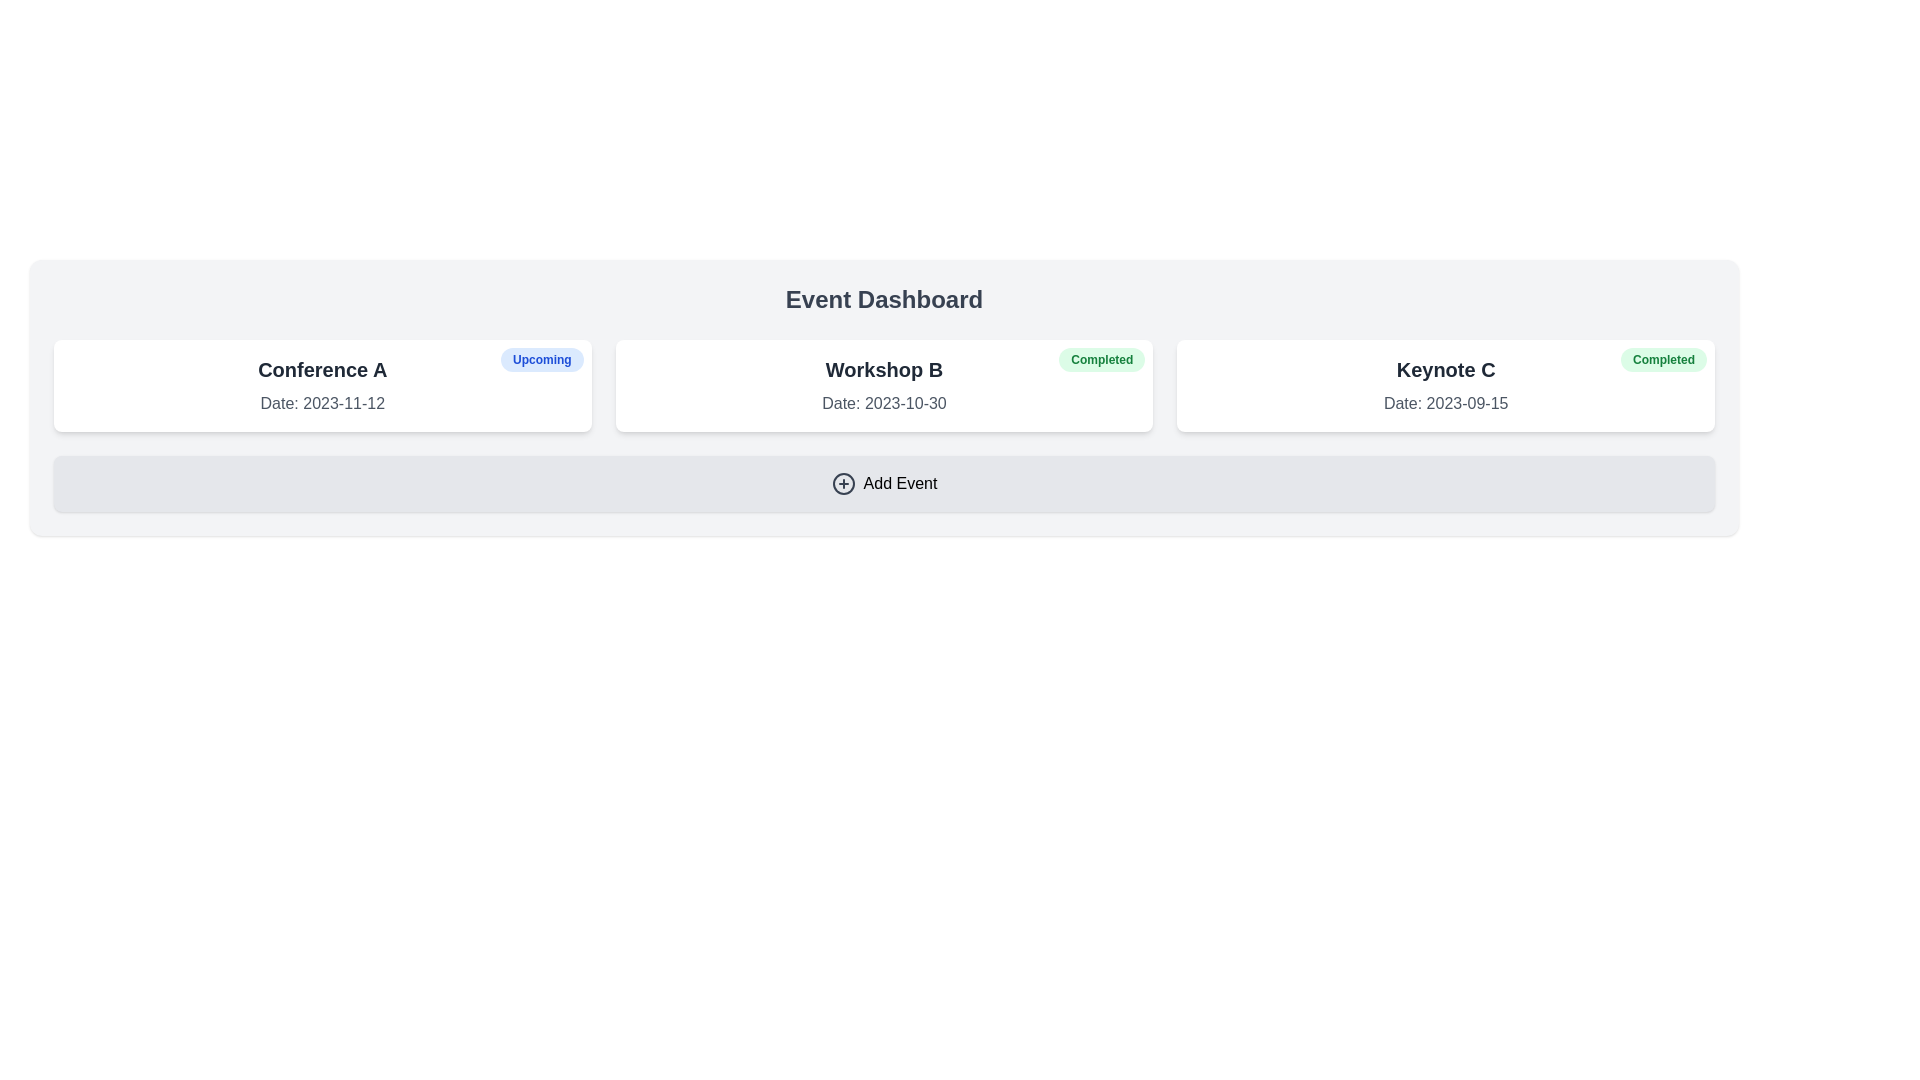  What do you see at coordinates (883, 483) in the screenshot?
I see `the button at the bottom of the 'Event Dashboard'` at bounding box center [883, 483].